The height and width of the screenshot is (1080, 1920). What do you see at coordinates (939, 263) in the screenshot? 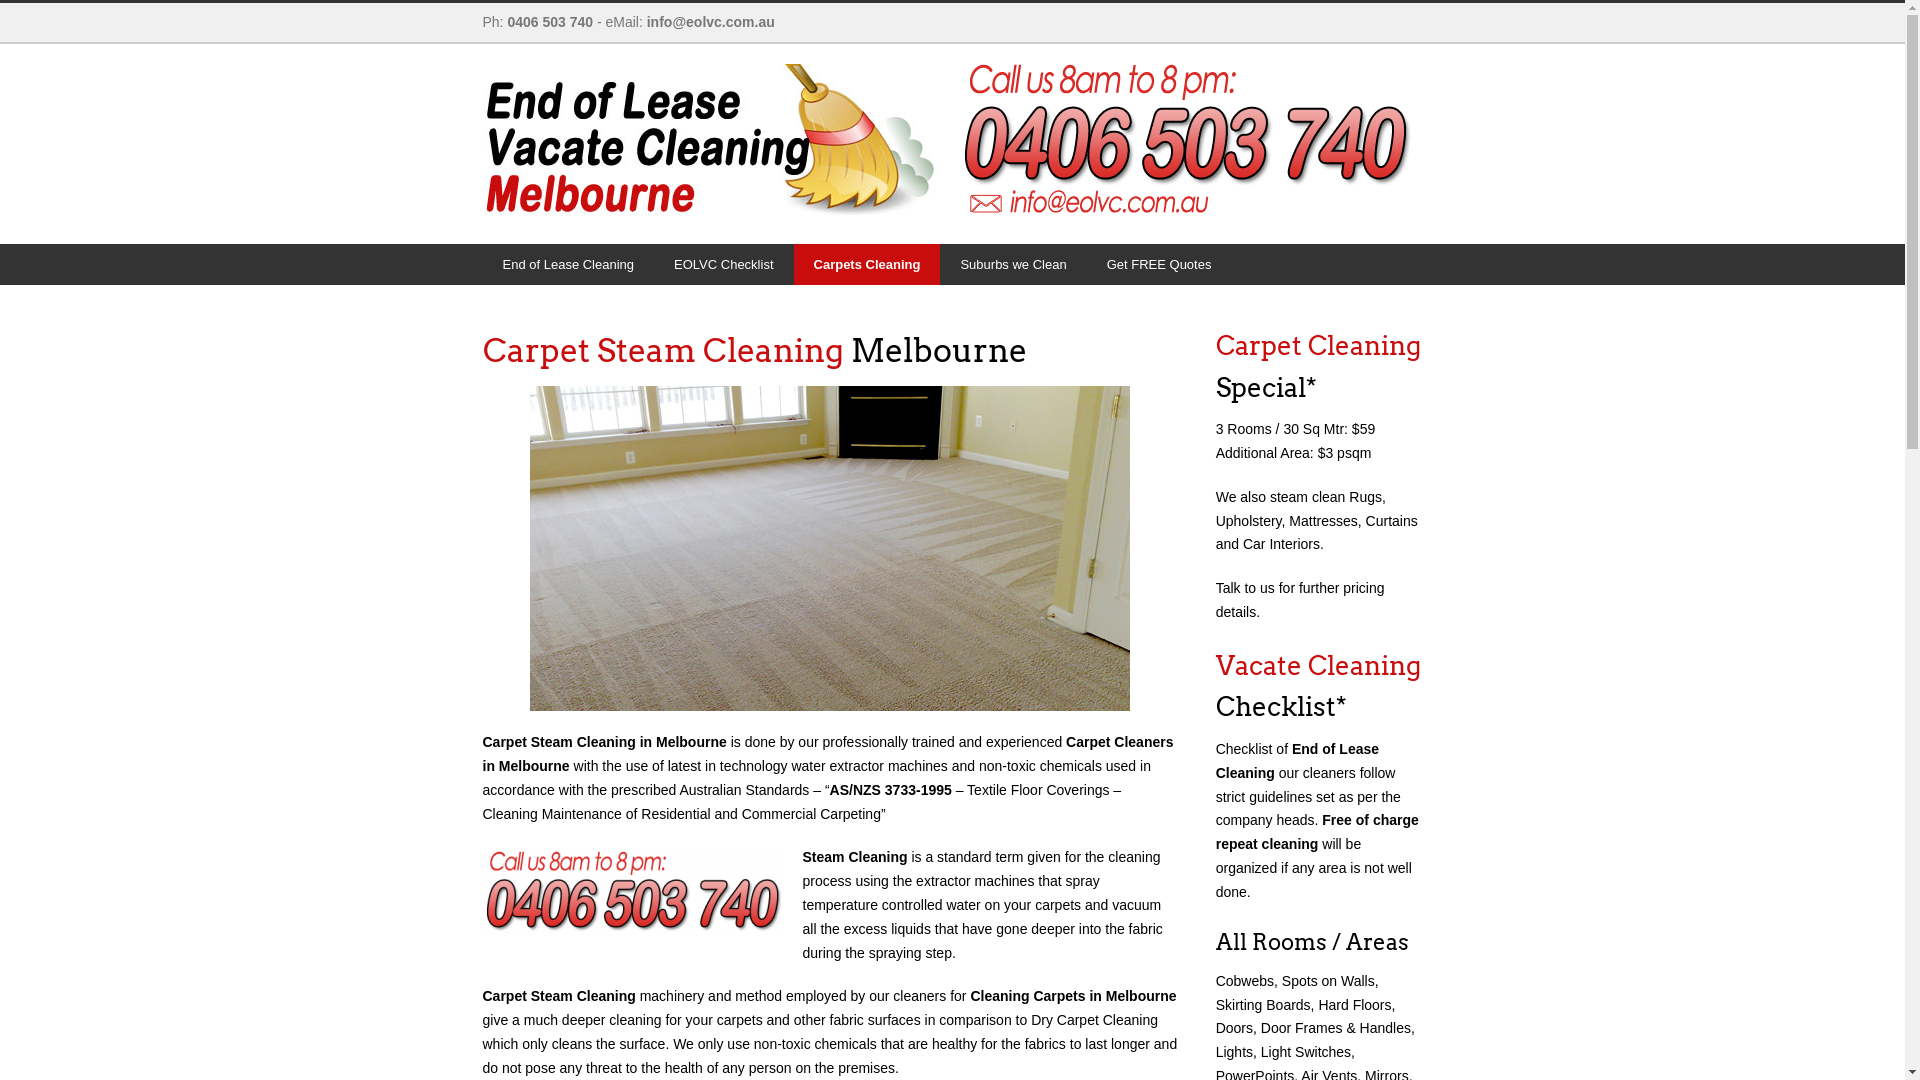
I see `'Suburbs we Clean'` at bounding box center [939, 263].